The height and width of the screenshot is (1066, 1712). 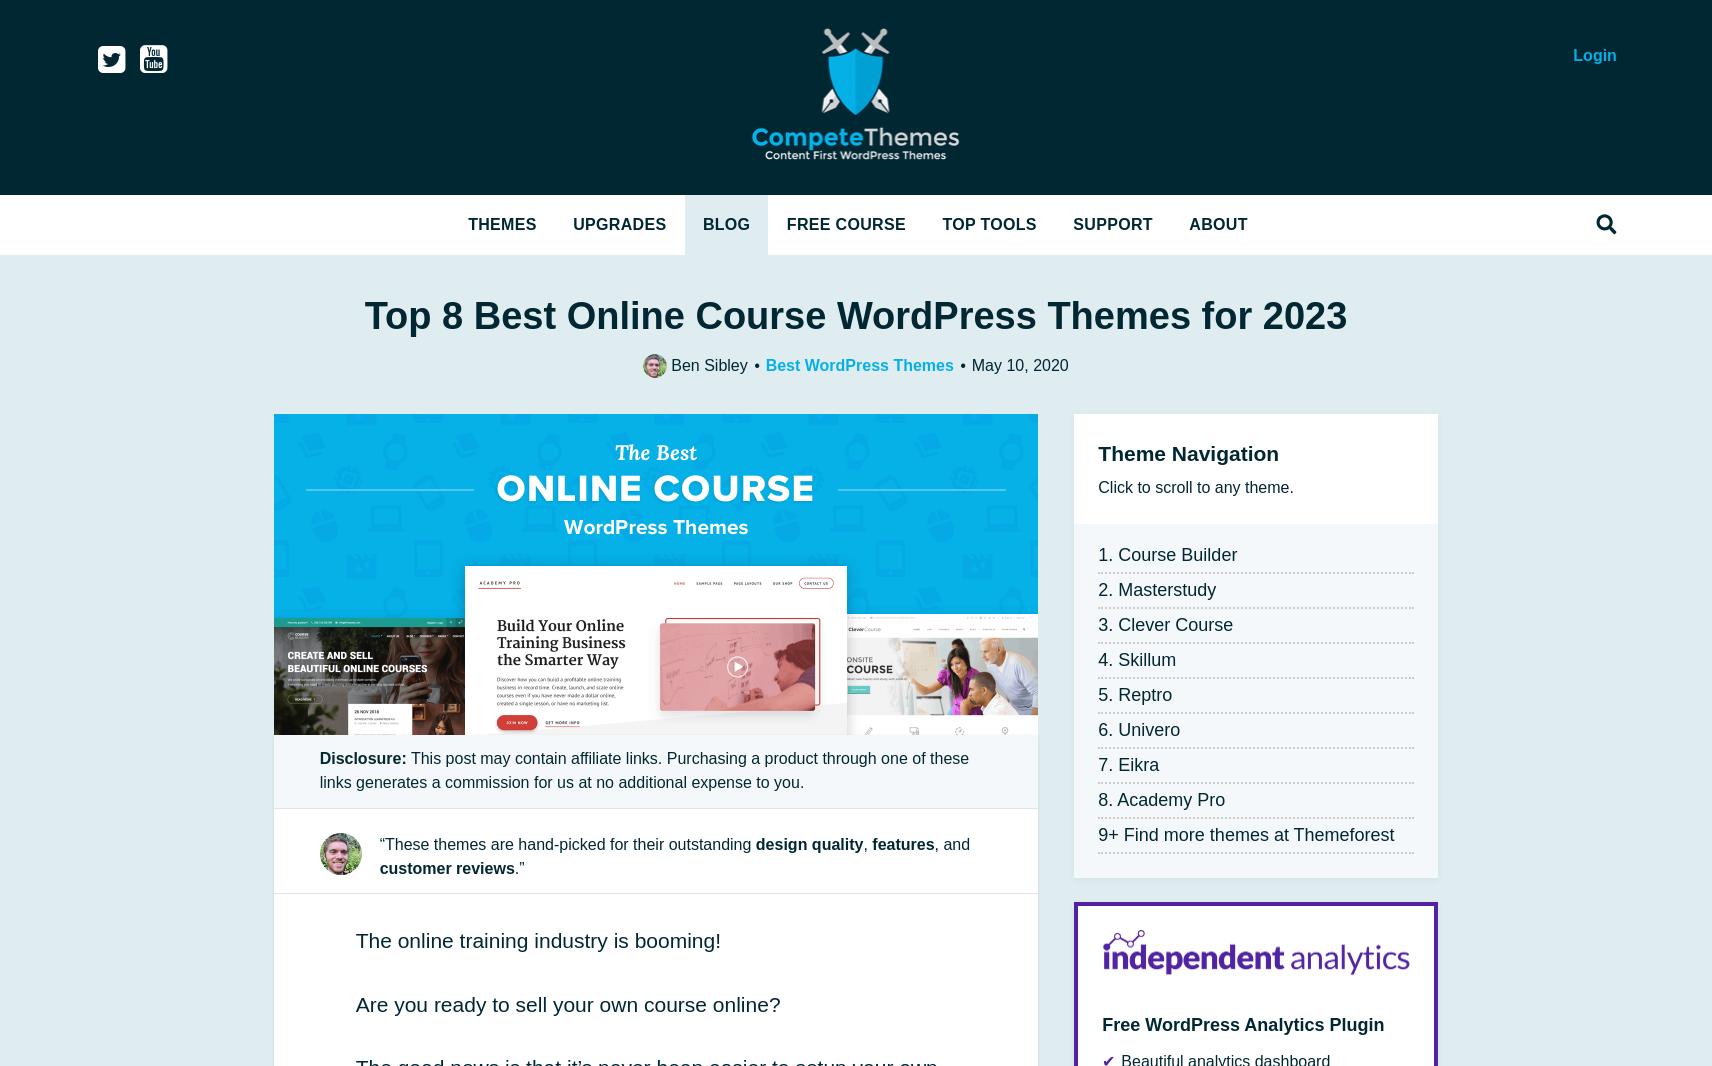 What do you see at coordinates (1128, 763) in the screenshot?
I see `'7. Eikra'` at bounding box center [1128, 763].